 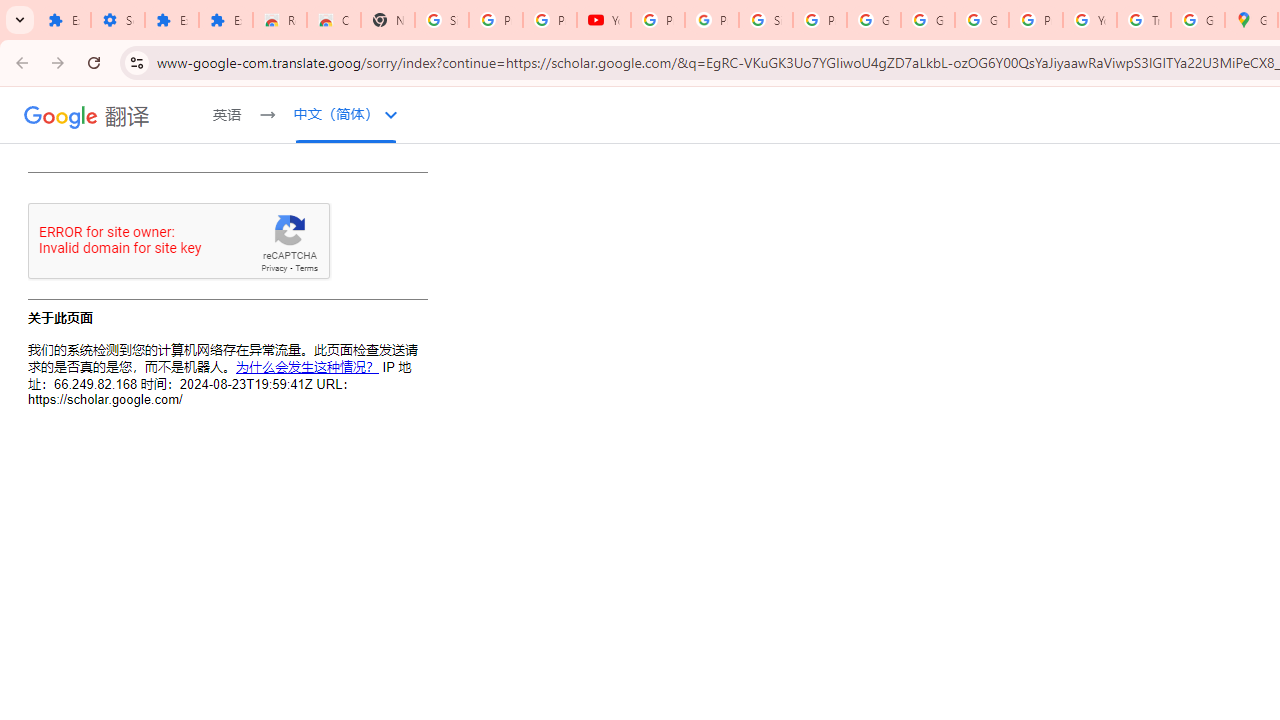 I want to click on 'Reviews: Helix Fruit Jump Arcade Game', so click(x=279, y=20).